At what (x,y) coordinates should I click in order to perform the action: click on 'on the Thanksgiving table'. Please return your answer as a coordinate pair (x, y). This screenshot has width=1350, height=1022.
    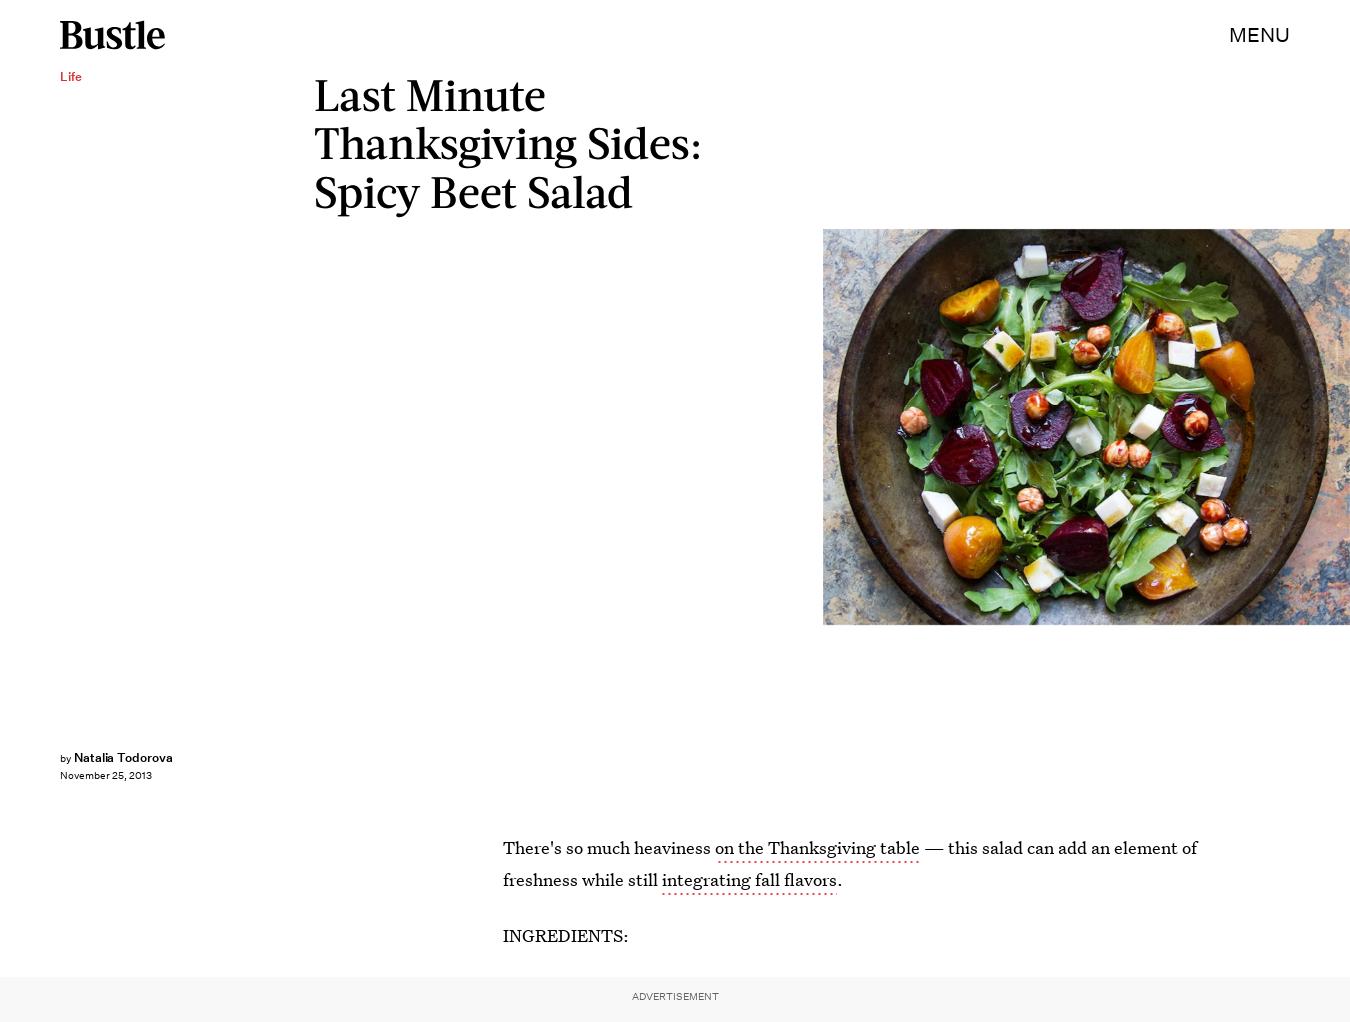
    Looking at the image, I should click on (817, 847).